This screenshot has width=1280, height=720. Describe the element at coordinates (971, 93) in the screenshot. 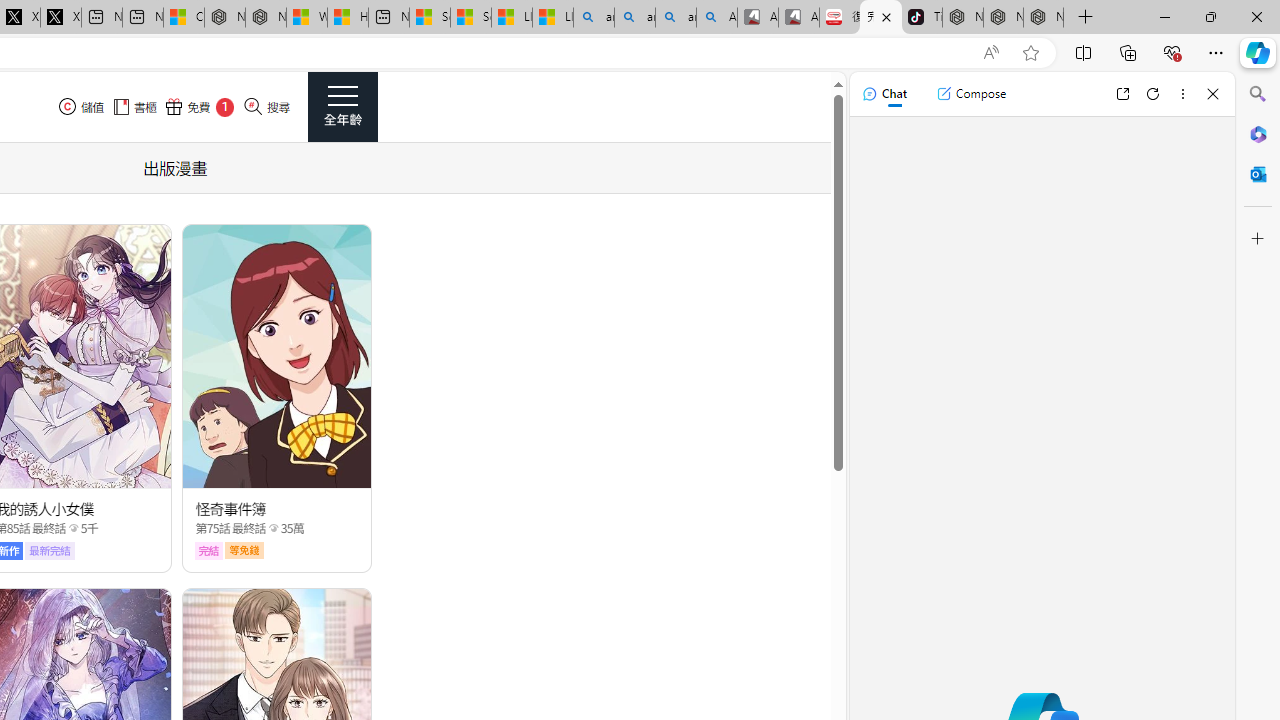

I see `'Compose'` at that location.